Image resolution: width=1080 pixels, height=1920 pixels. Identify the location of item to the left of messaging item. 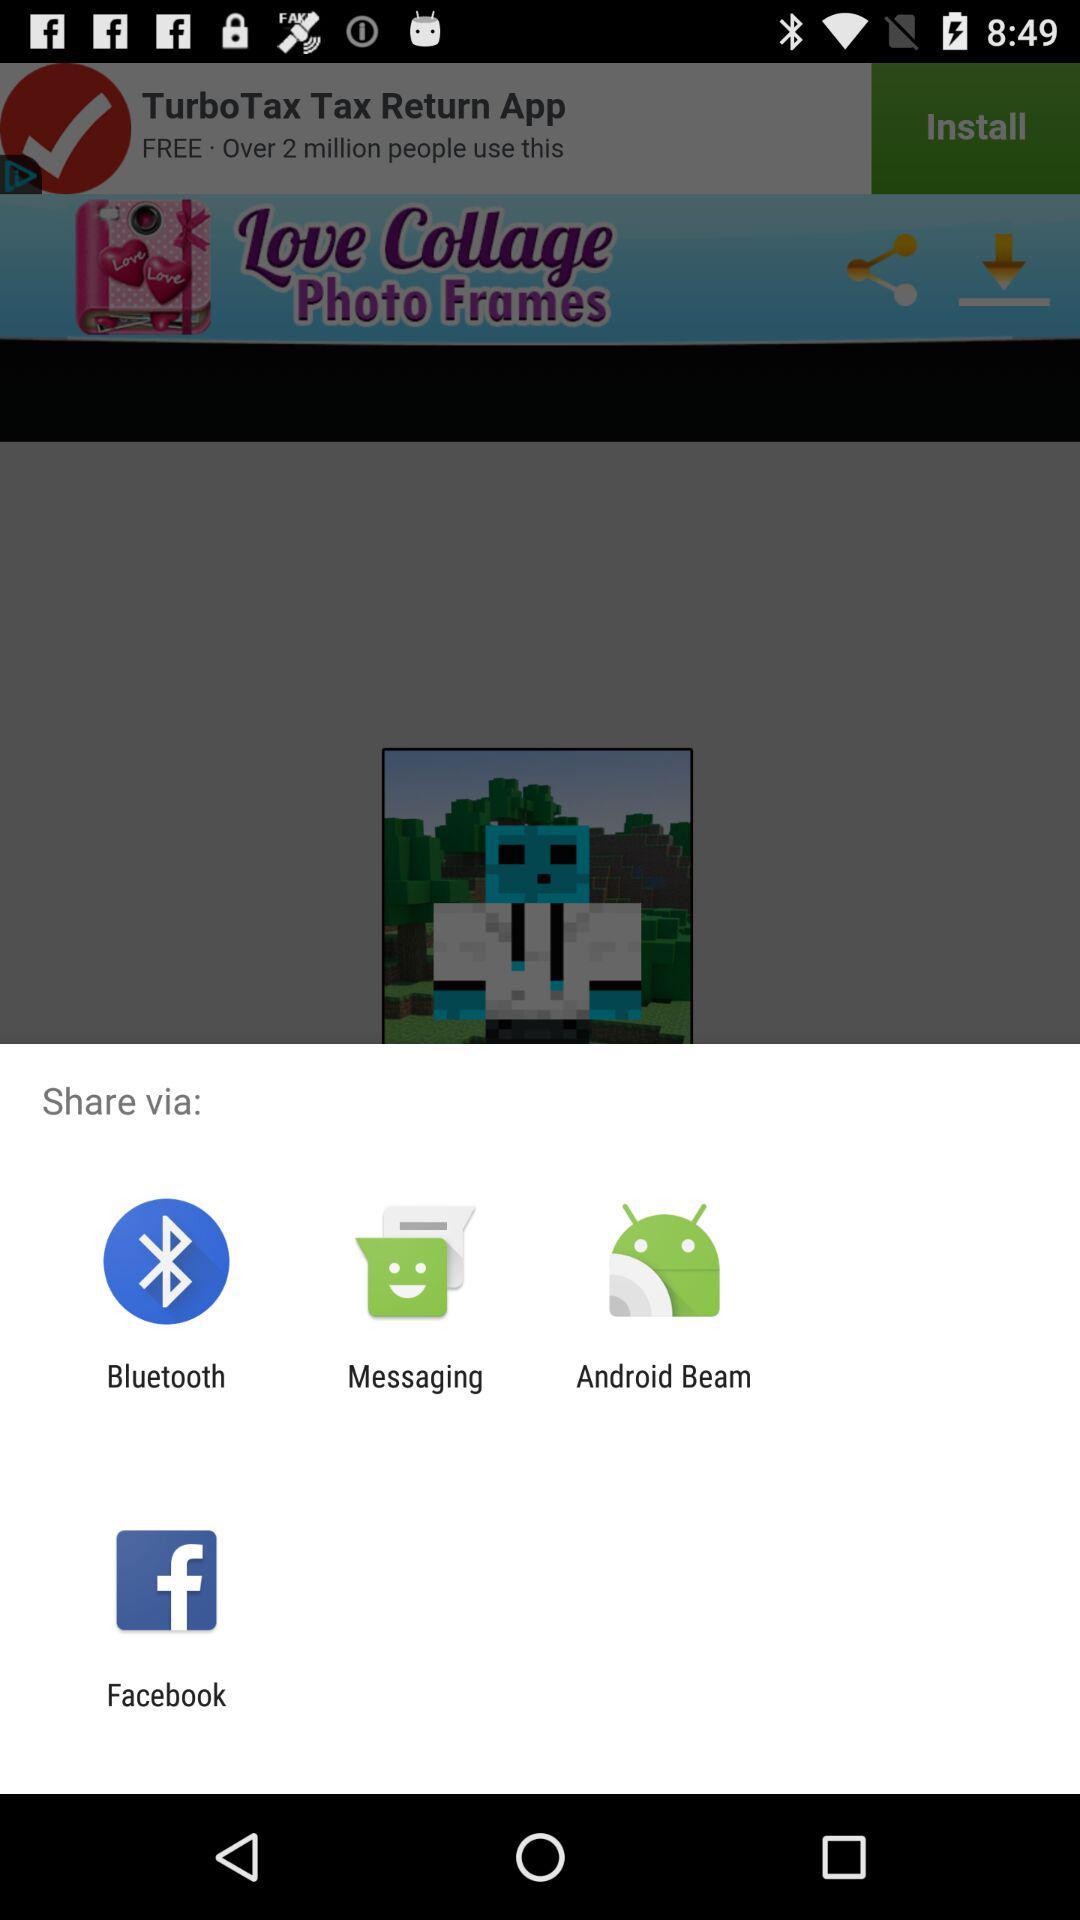
(165, 1392).